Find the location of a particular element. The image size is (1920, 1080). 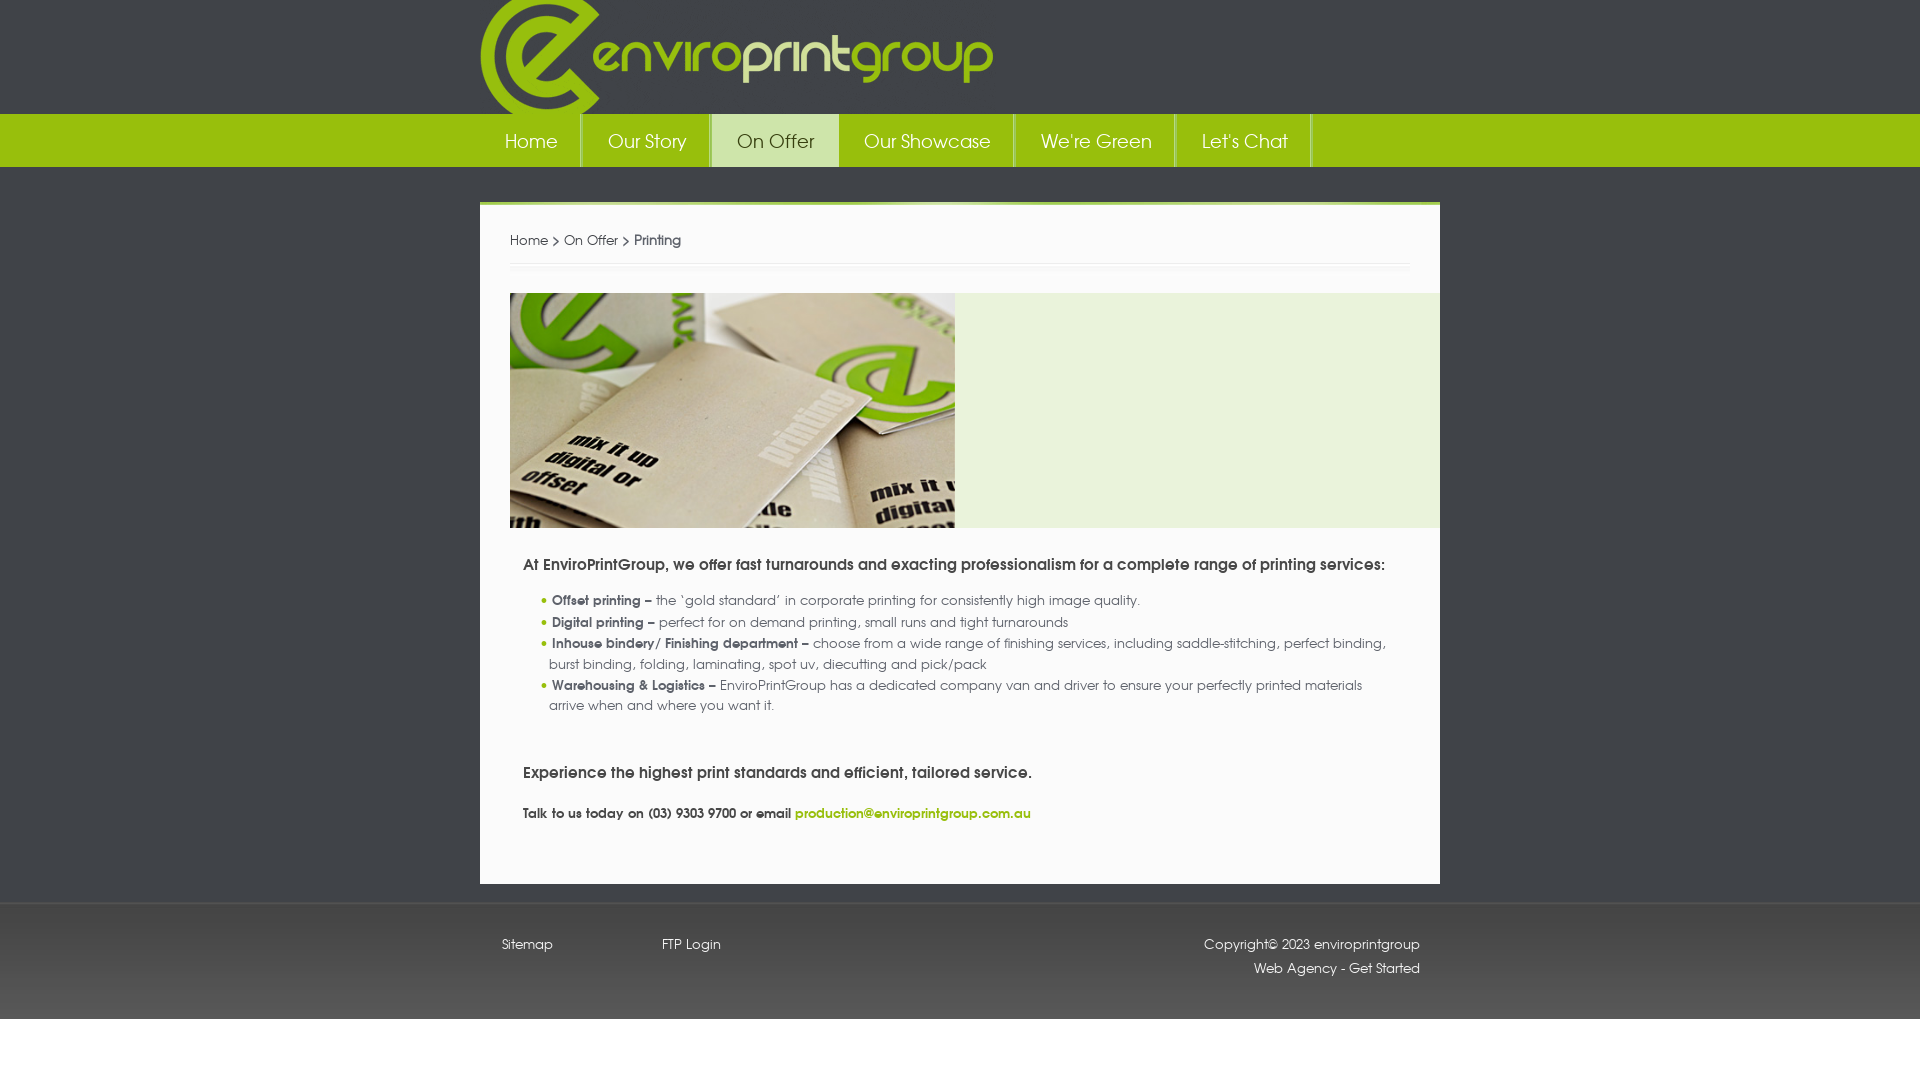

'production@enviroprintgroup.com.au' is located at coordinates (911, 812).